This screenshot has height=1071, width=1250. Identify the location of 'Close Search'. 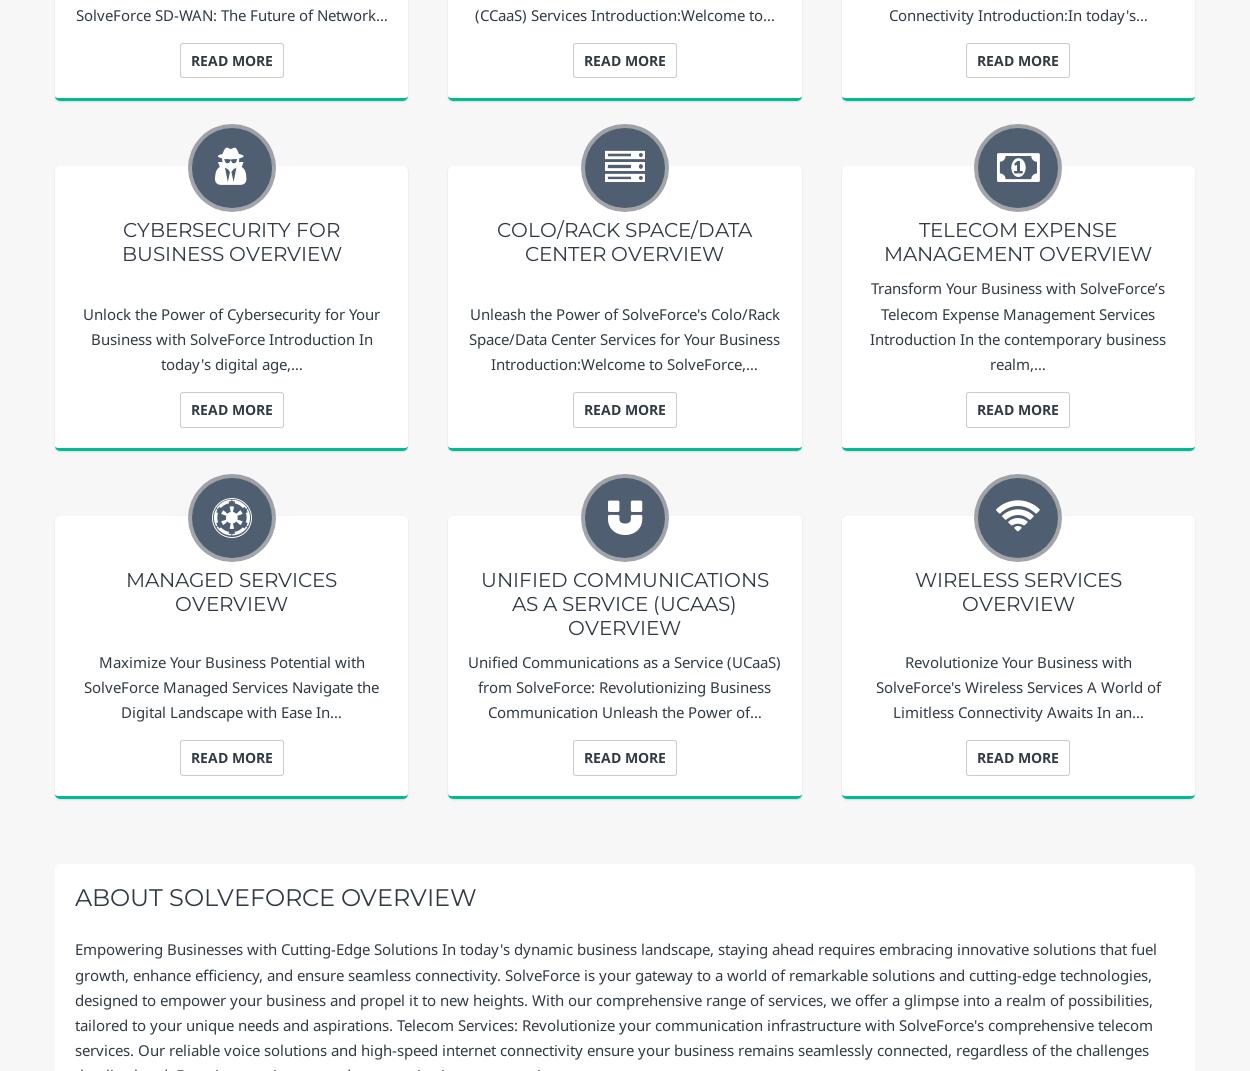
(1180, 839).